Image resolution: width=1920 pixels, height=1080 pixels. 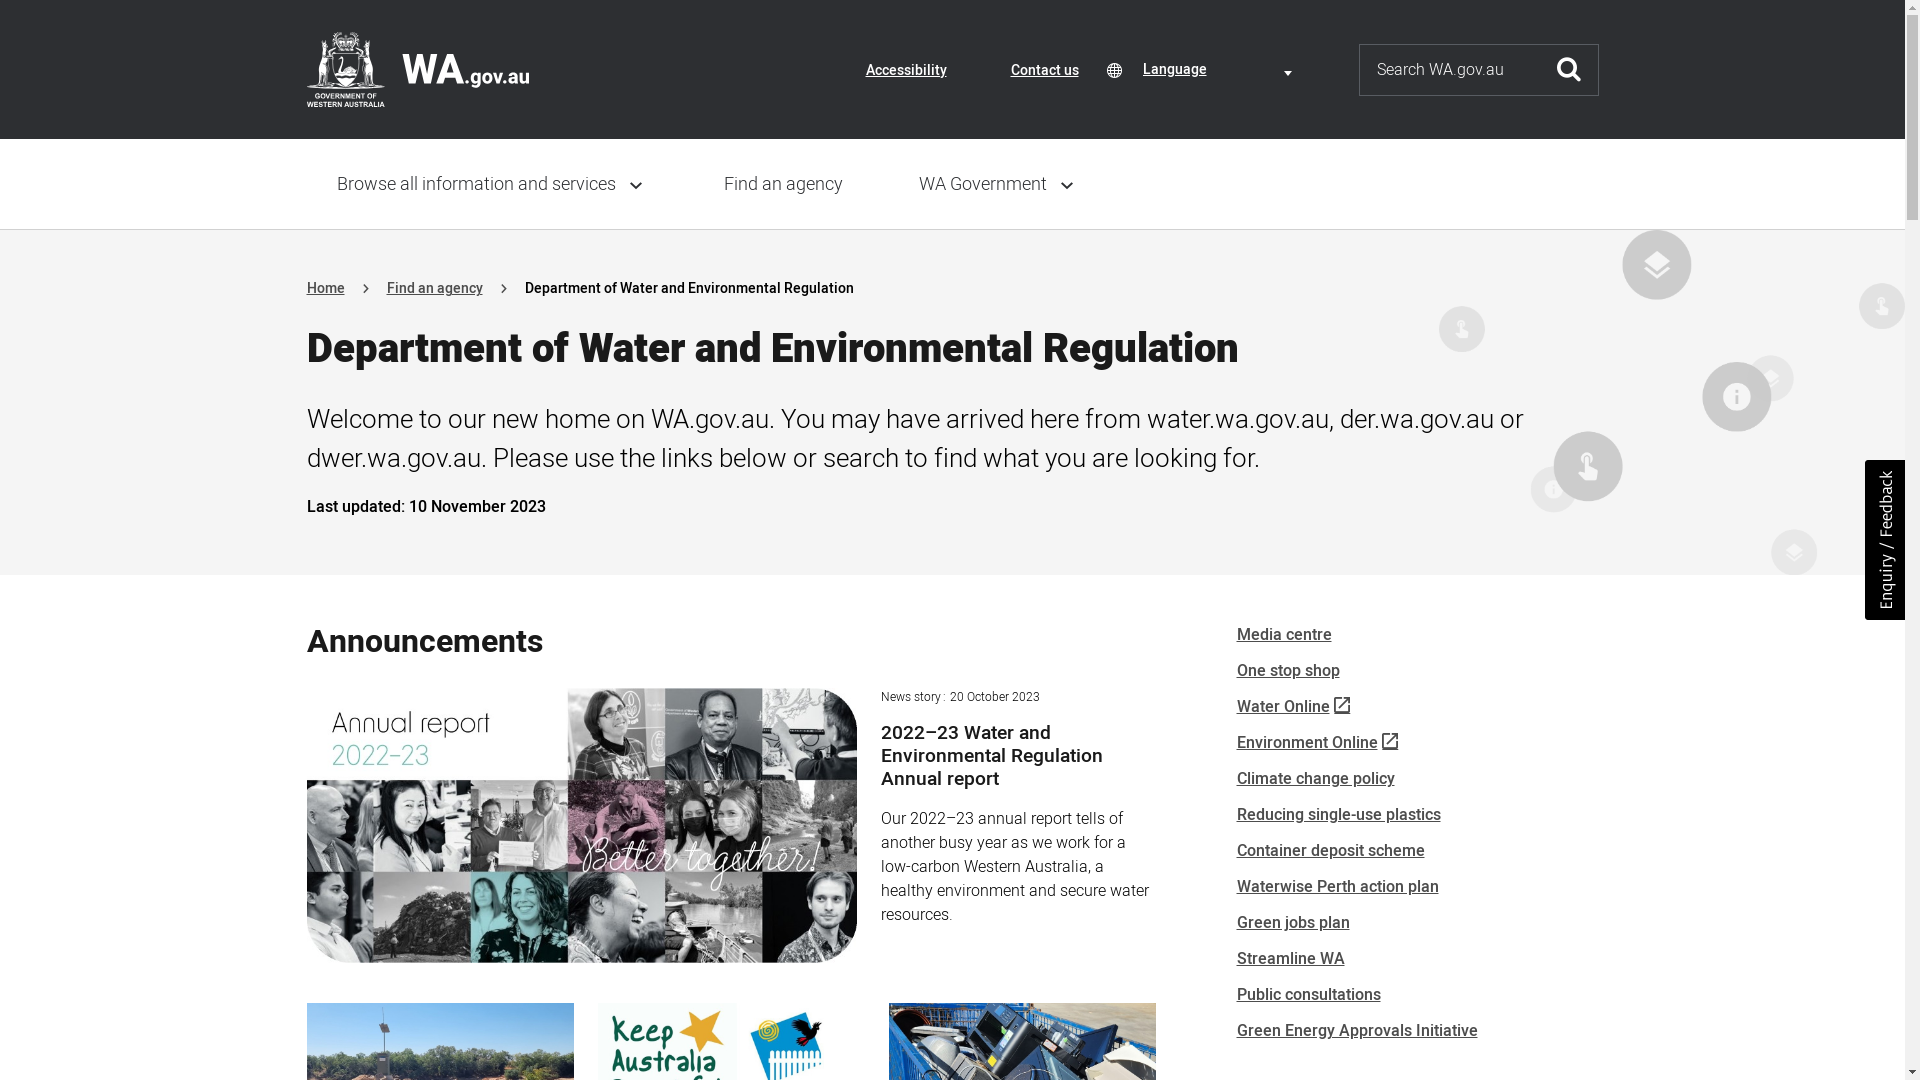 I want to click on 'Find an agency', so click(x=385, y=288).